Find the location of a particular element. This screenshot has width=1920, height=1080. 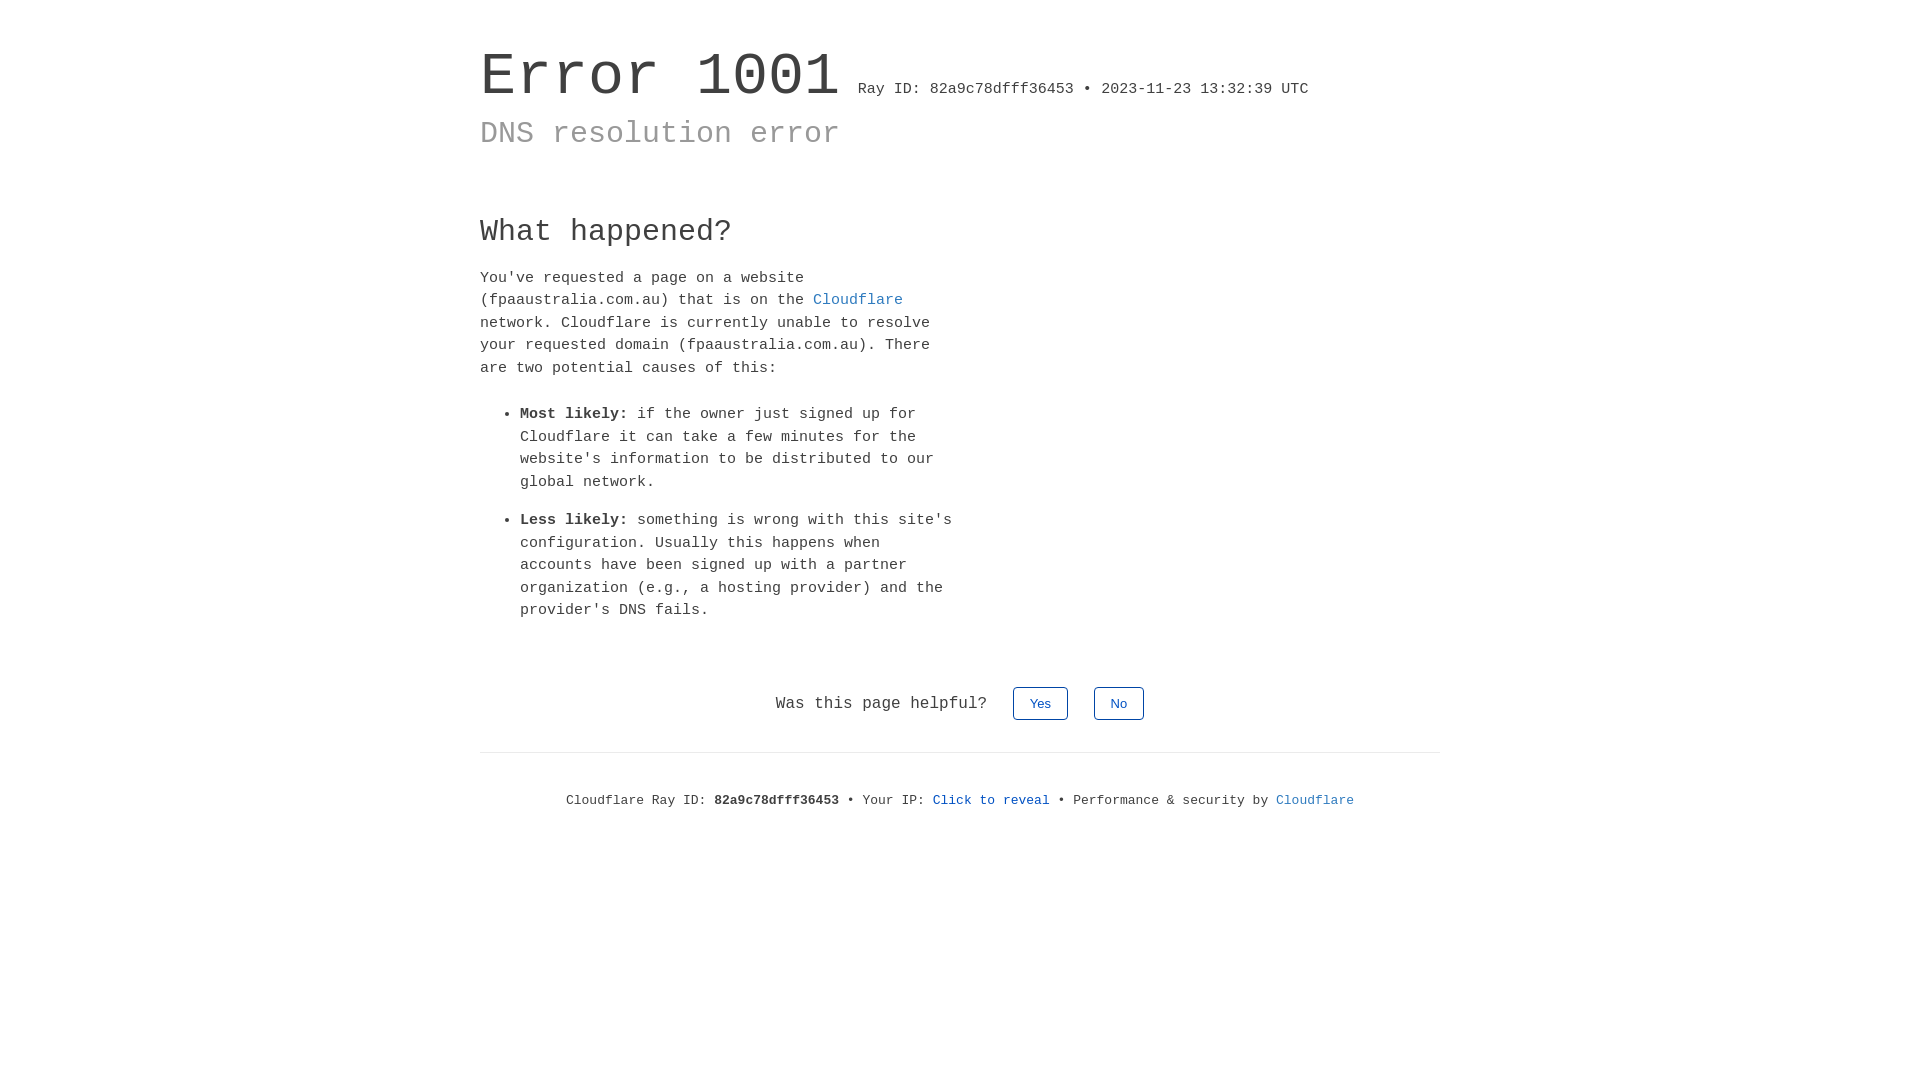

'Cloudflare' is located at coordinates (858, 300).